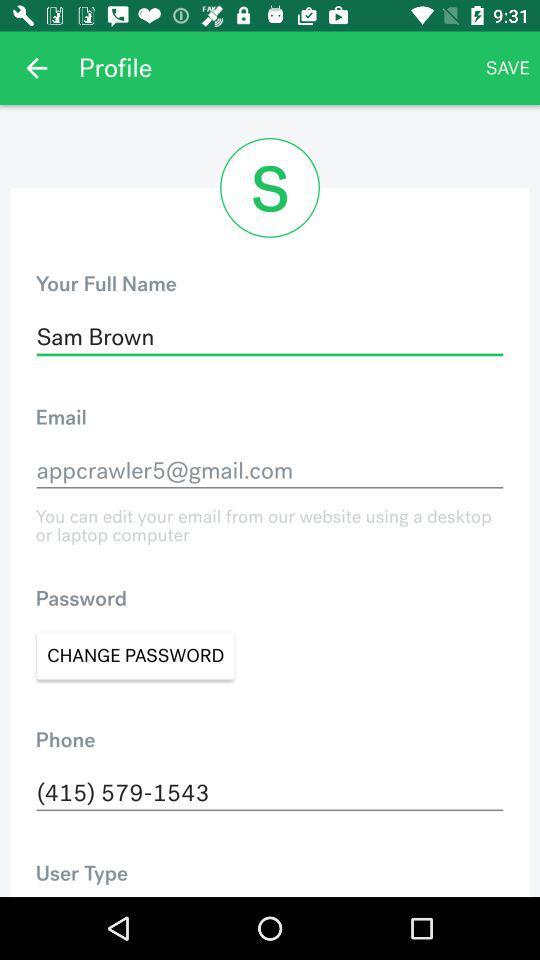 The image size is (540, 960). Describe the element at coordinates (135, 654) in the screenshot. I see `change password icon` at that location.